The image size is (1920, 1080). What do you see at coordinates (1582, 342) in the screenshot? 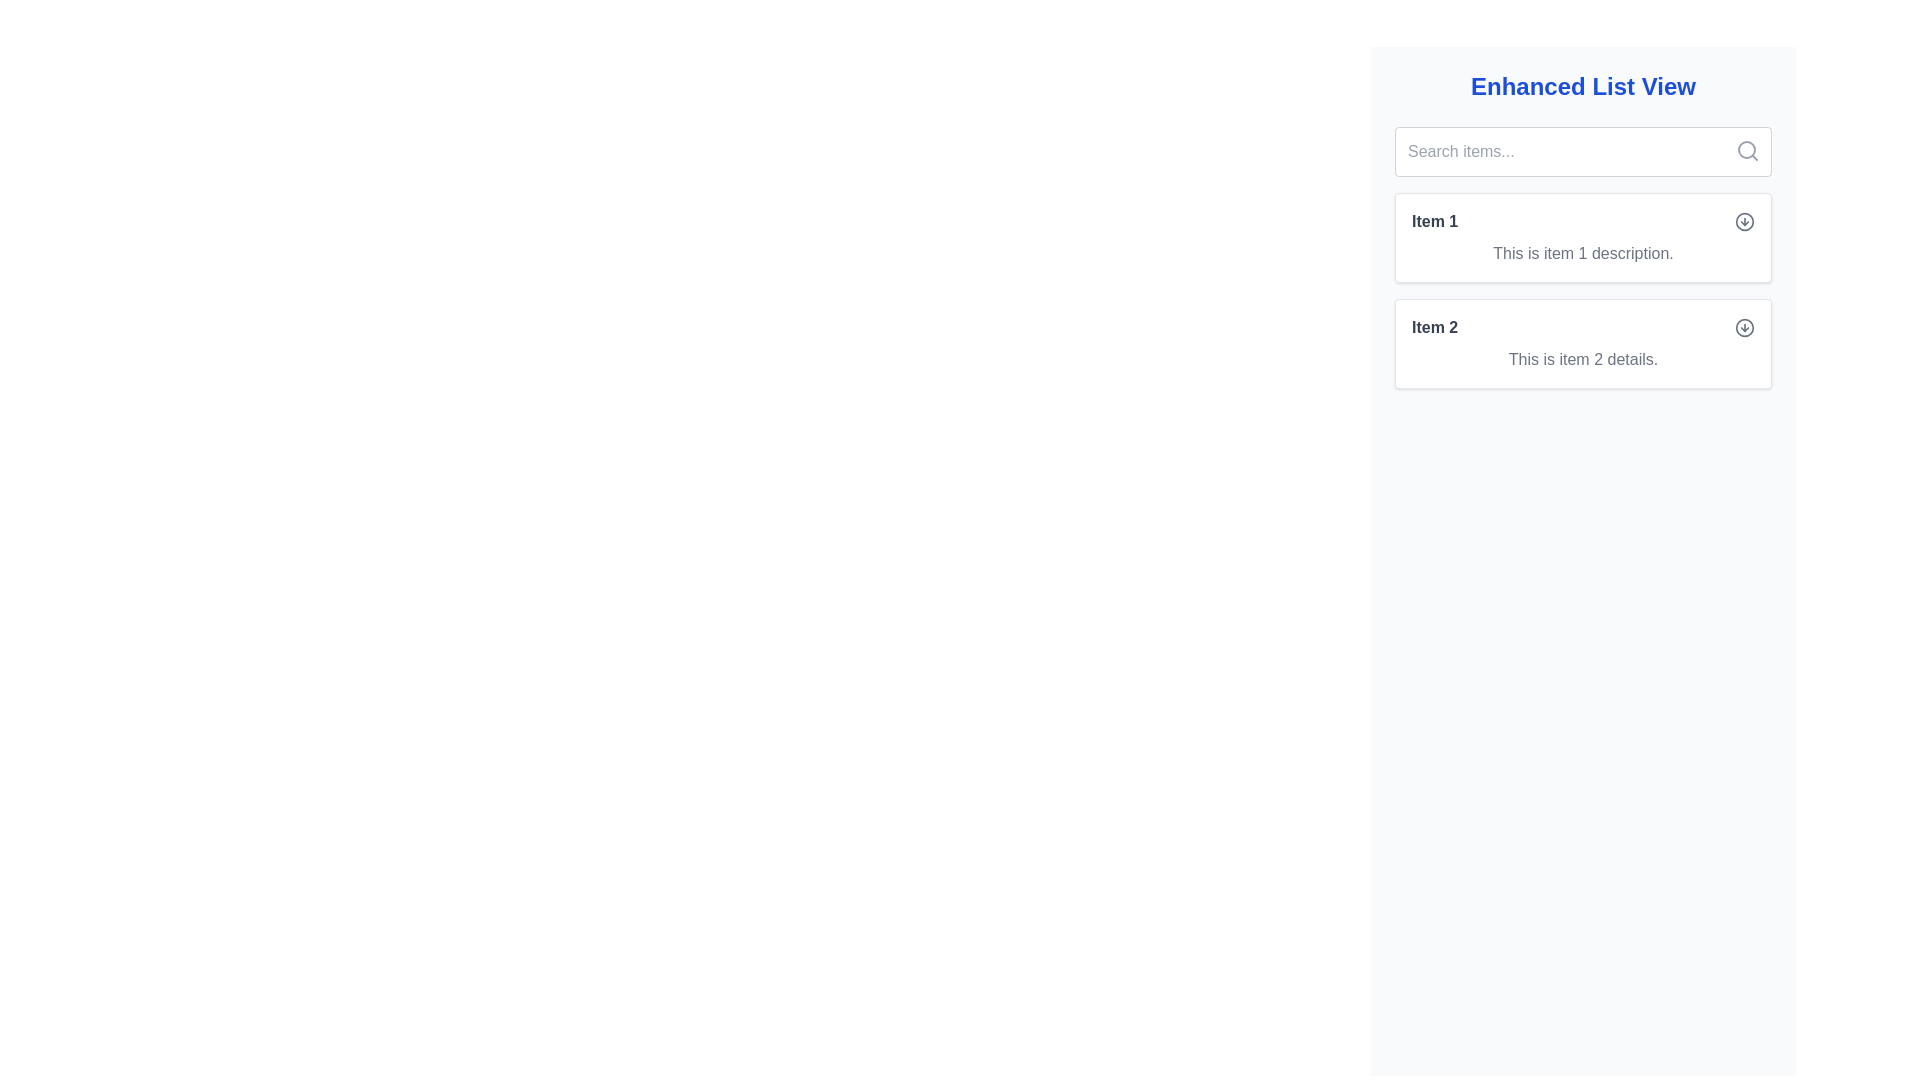
I see `the second Card element in the Enhanced List View` at bounding box center [1582, 342].